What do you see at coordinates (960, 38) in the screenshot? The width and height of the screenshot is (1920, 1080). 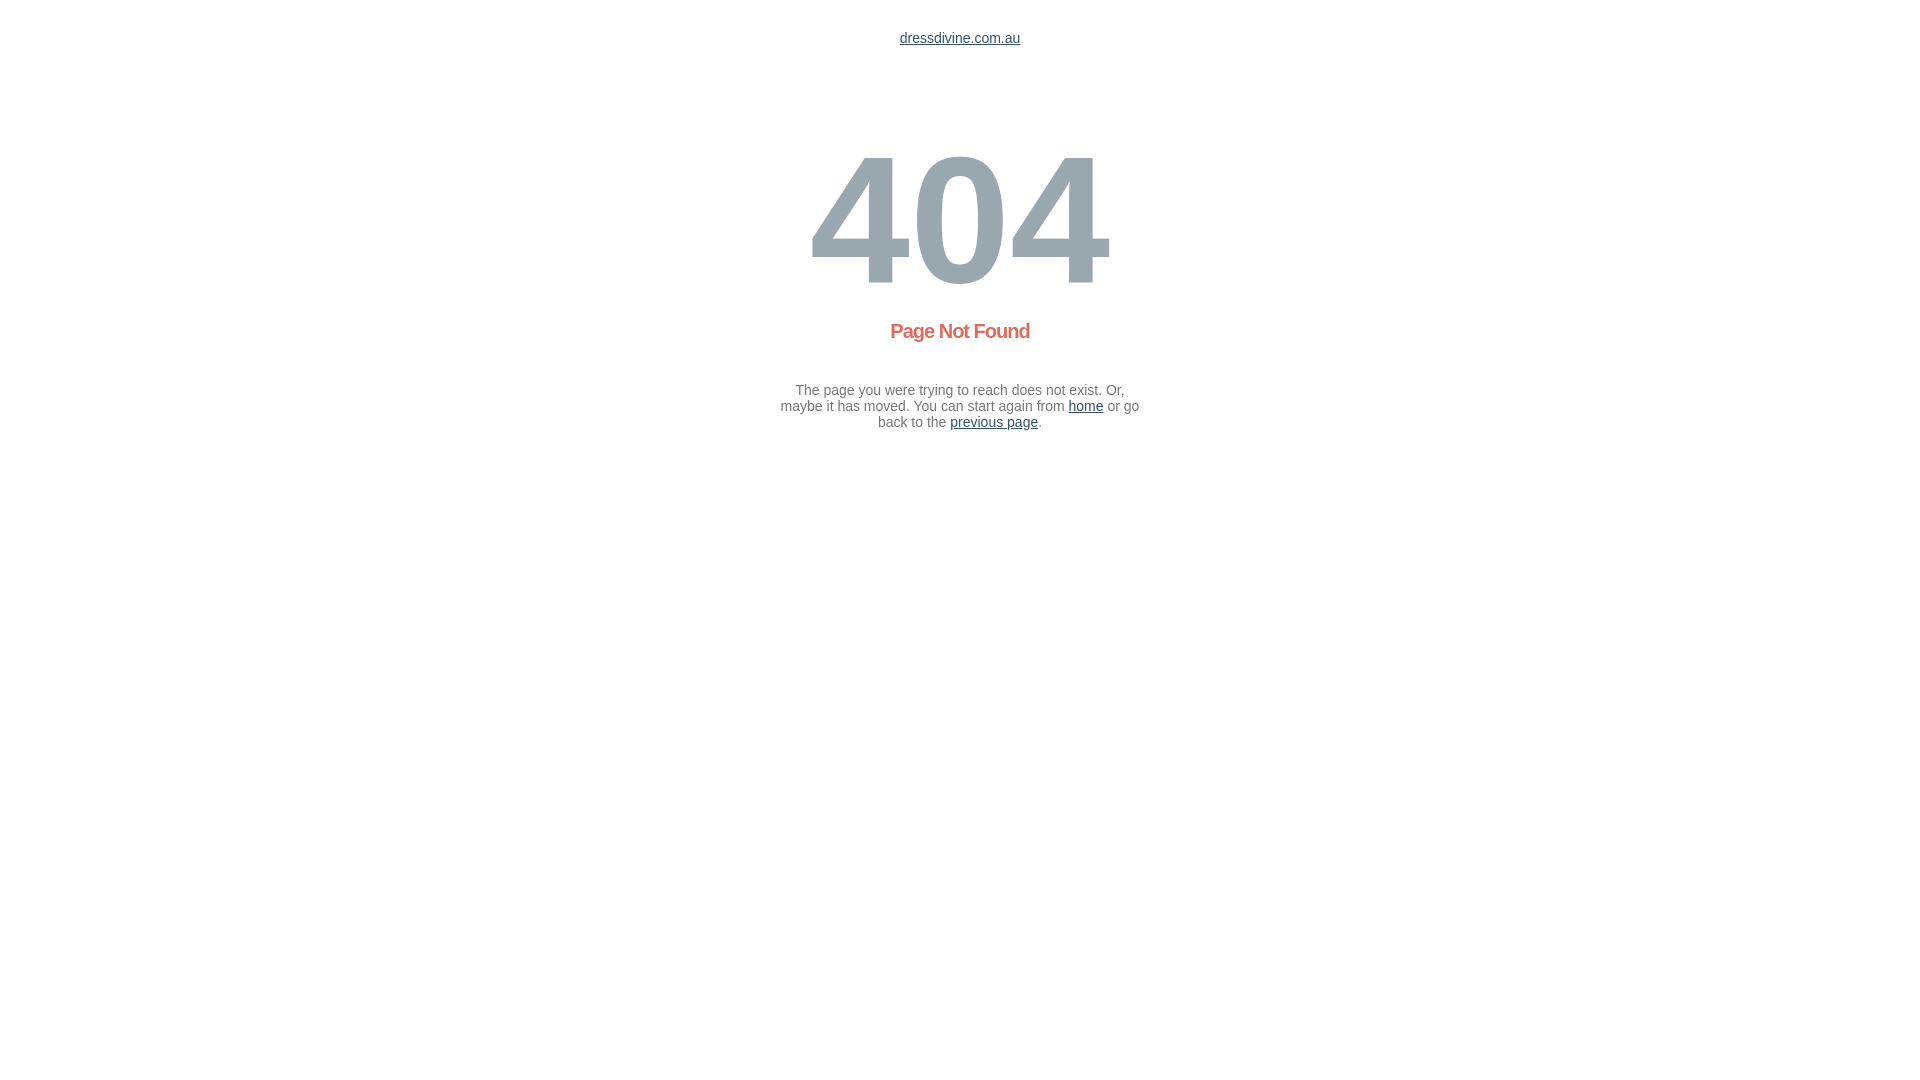 I see `'dressdivine.com.au'` at bounding box center [960, 38].